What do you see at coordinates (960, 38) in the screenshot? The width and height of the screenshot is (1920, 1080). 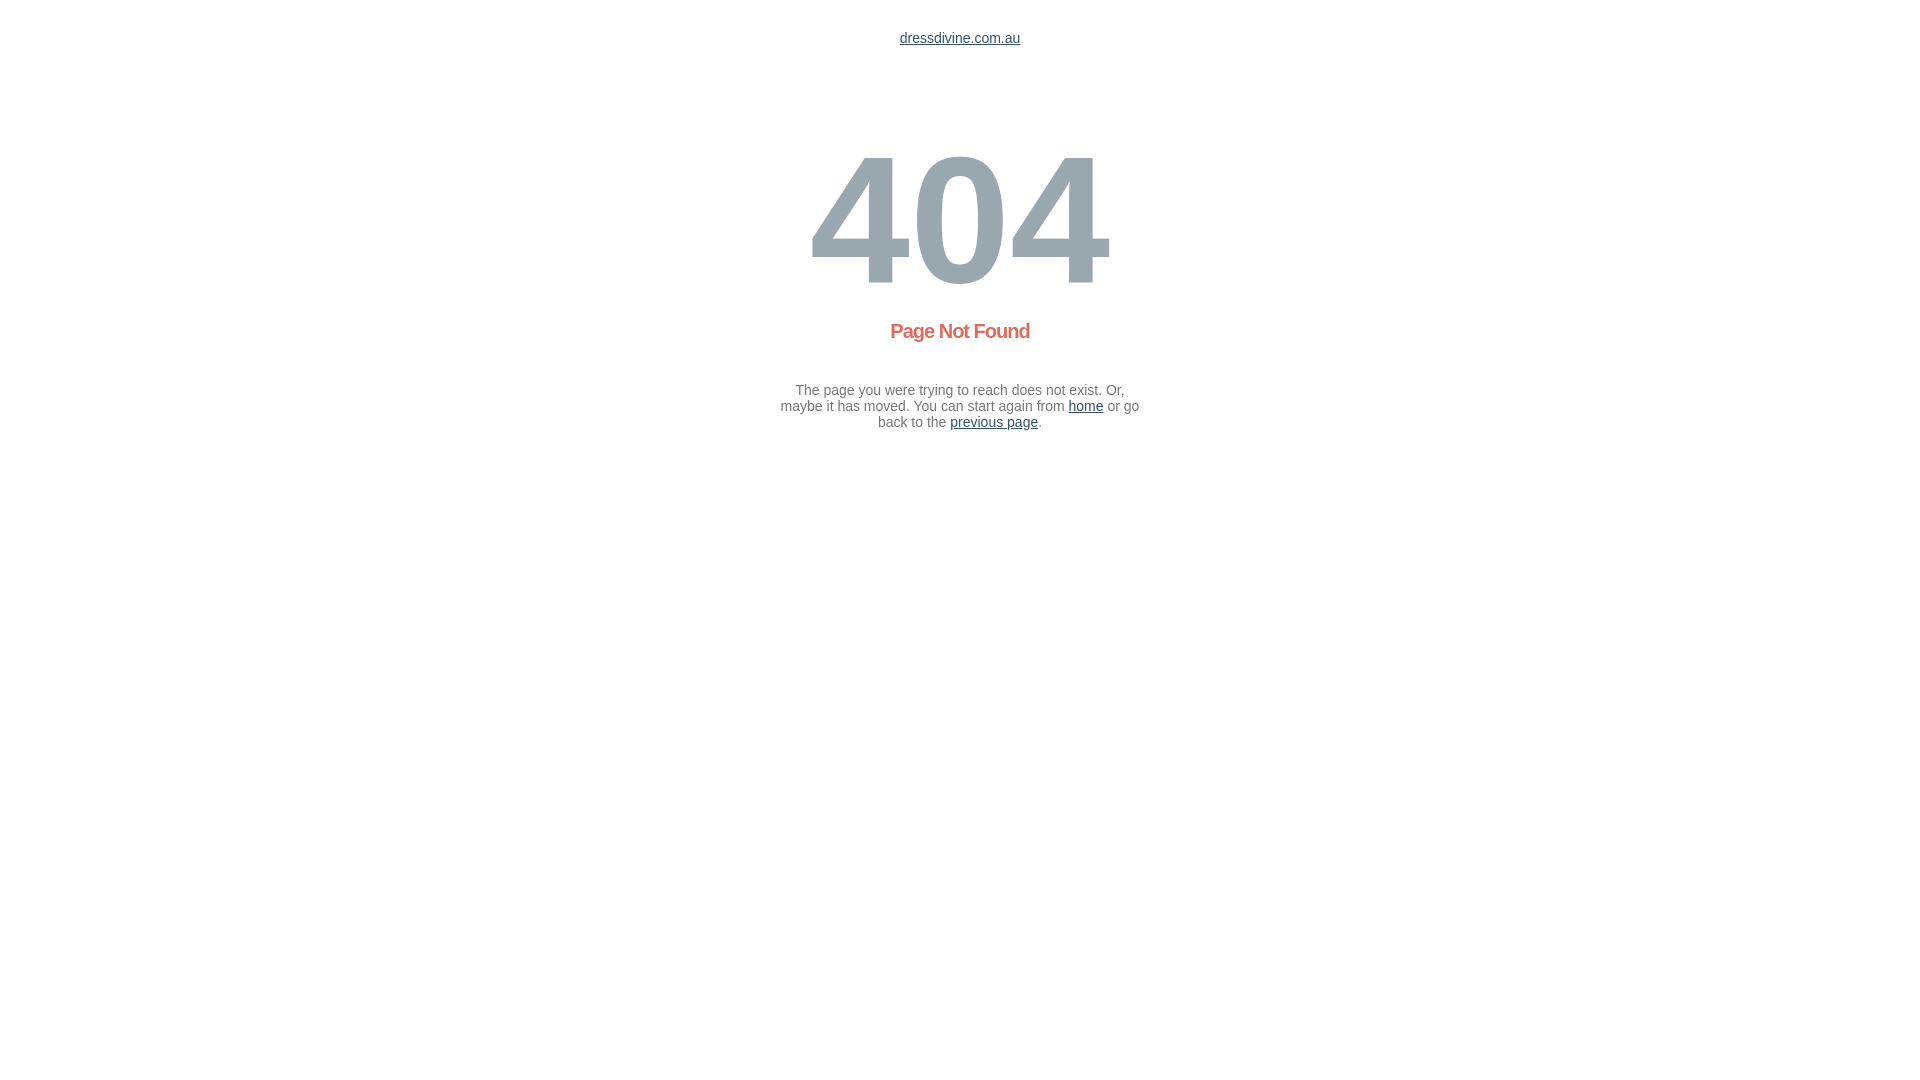 I see `'dressdivine.com.au'` at bounding box center [960, 38].